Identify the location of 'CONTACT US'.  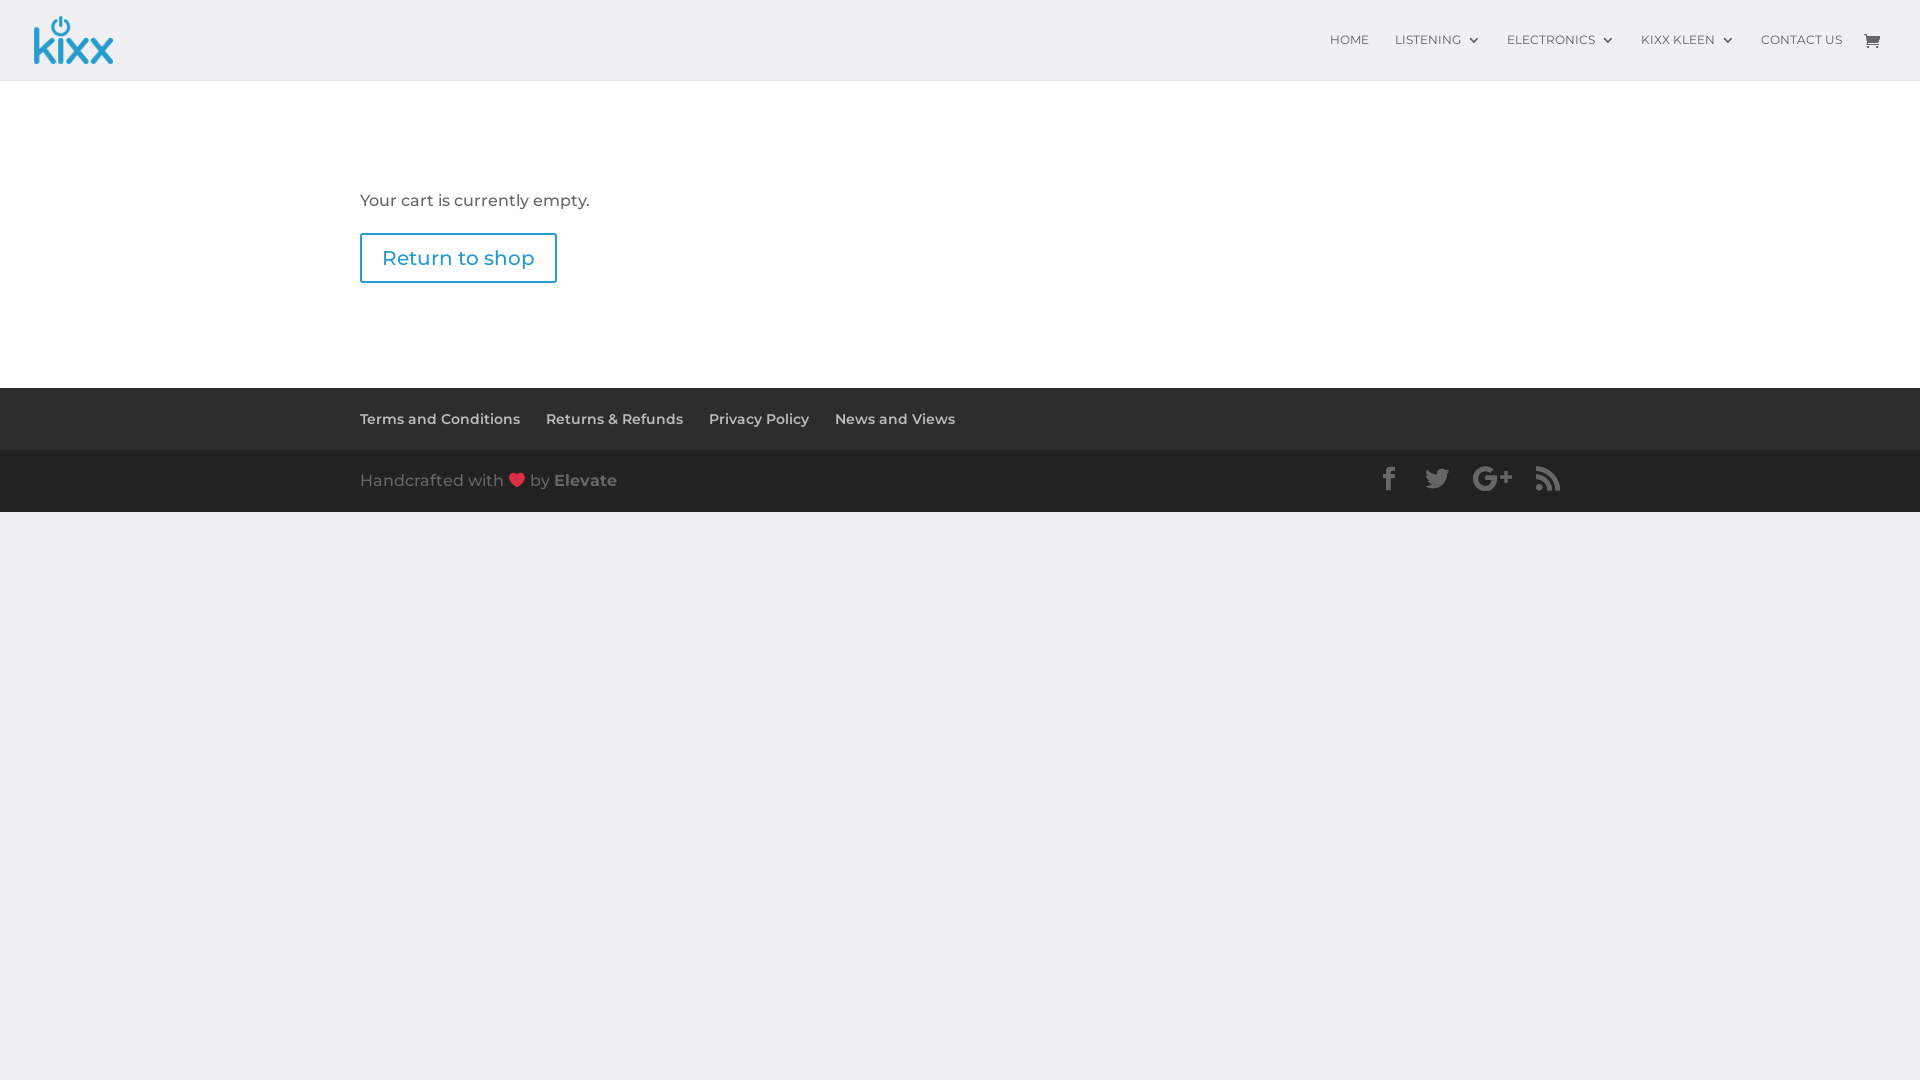
(1801, 55).